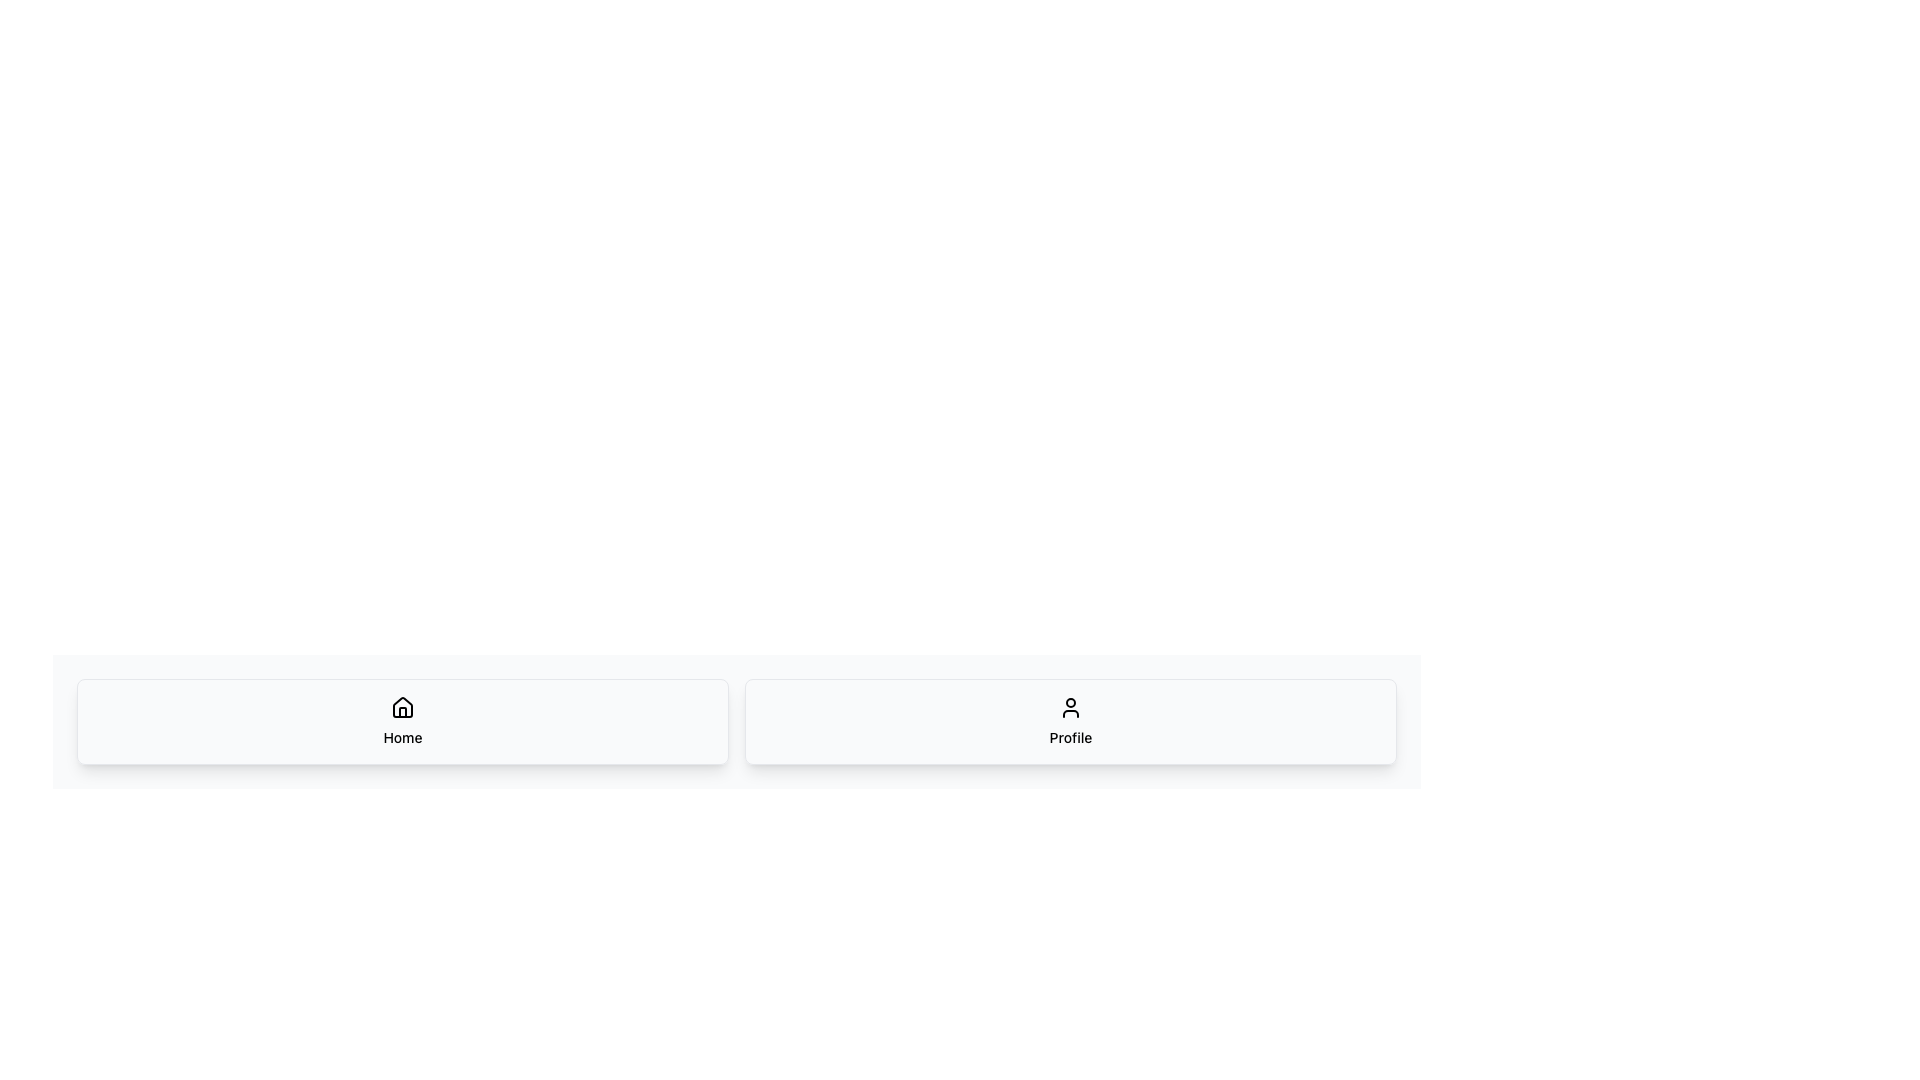 The image size is (1920, 1080). I want to click on the decorative vector graphic subcomponent of the house icon located in the central portion of the house icon, above the 'Home' label, so click(402, 711).